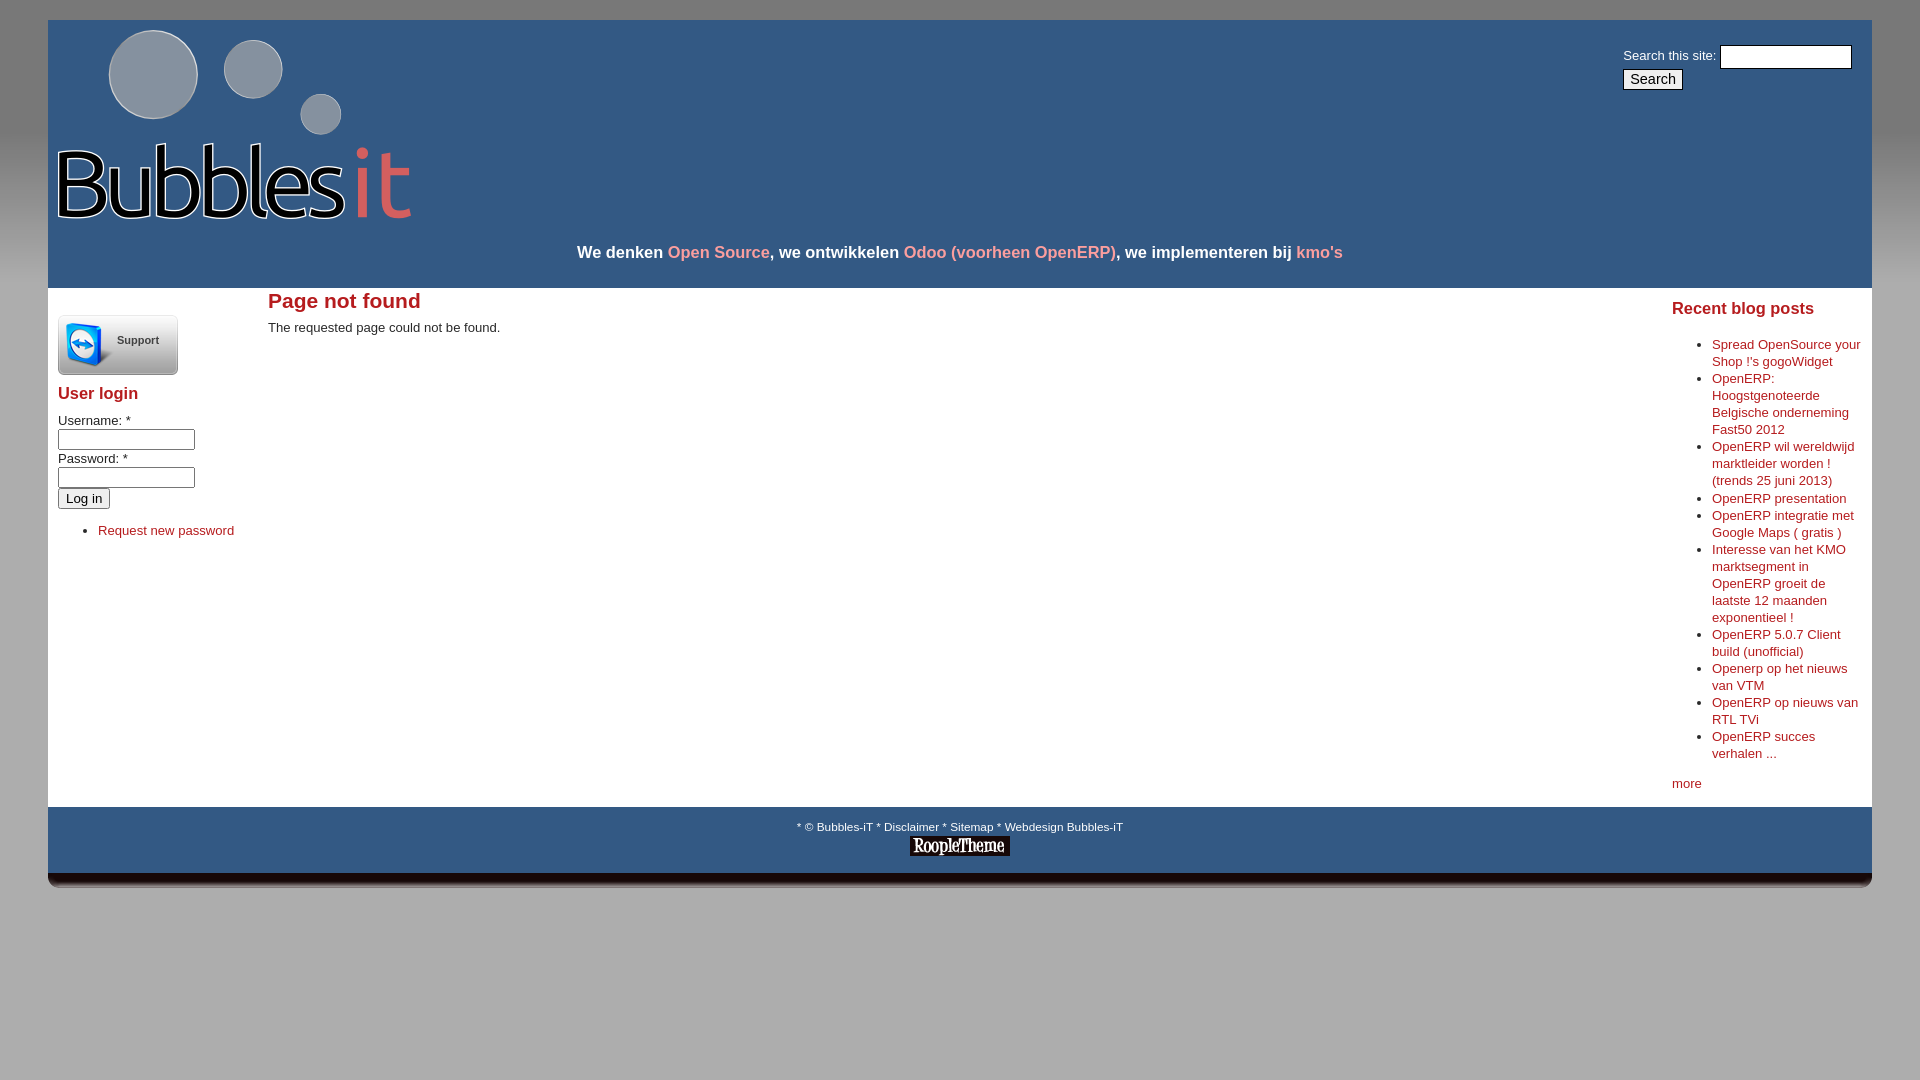 Image resolution: width=1920 pixels, height=1080 pixels. I want to click on 'Openerp op het nieuws van VTM', so click(1780, 676).